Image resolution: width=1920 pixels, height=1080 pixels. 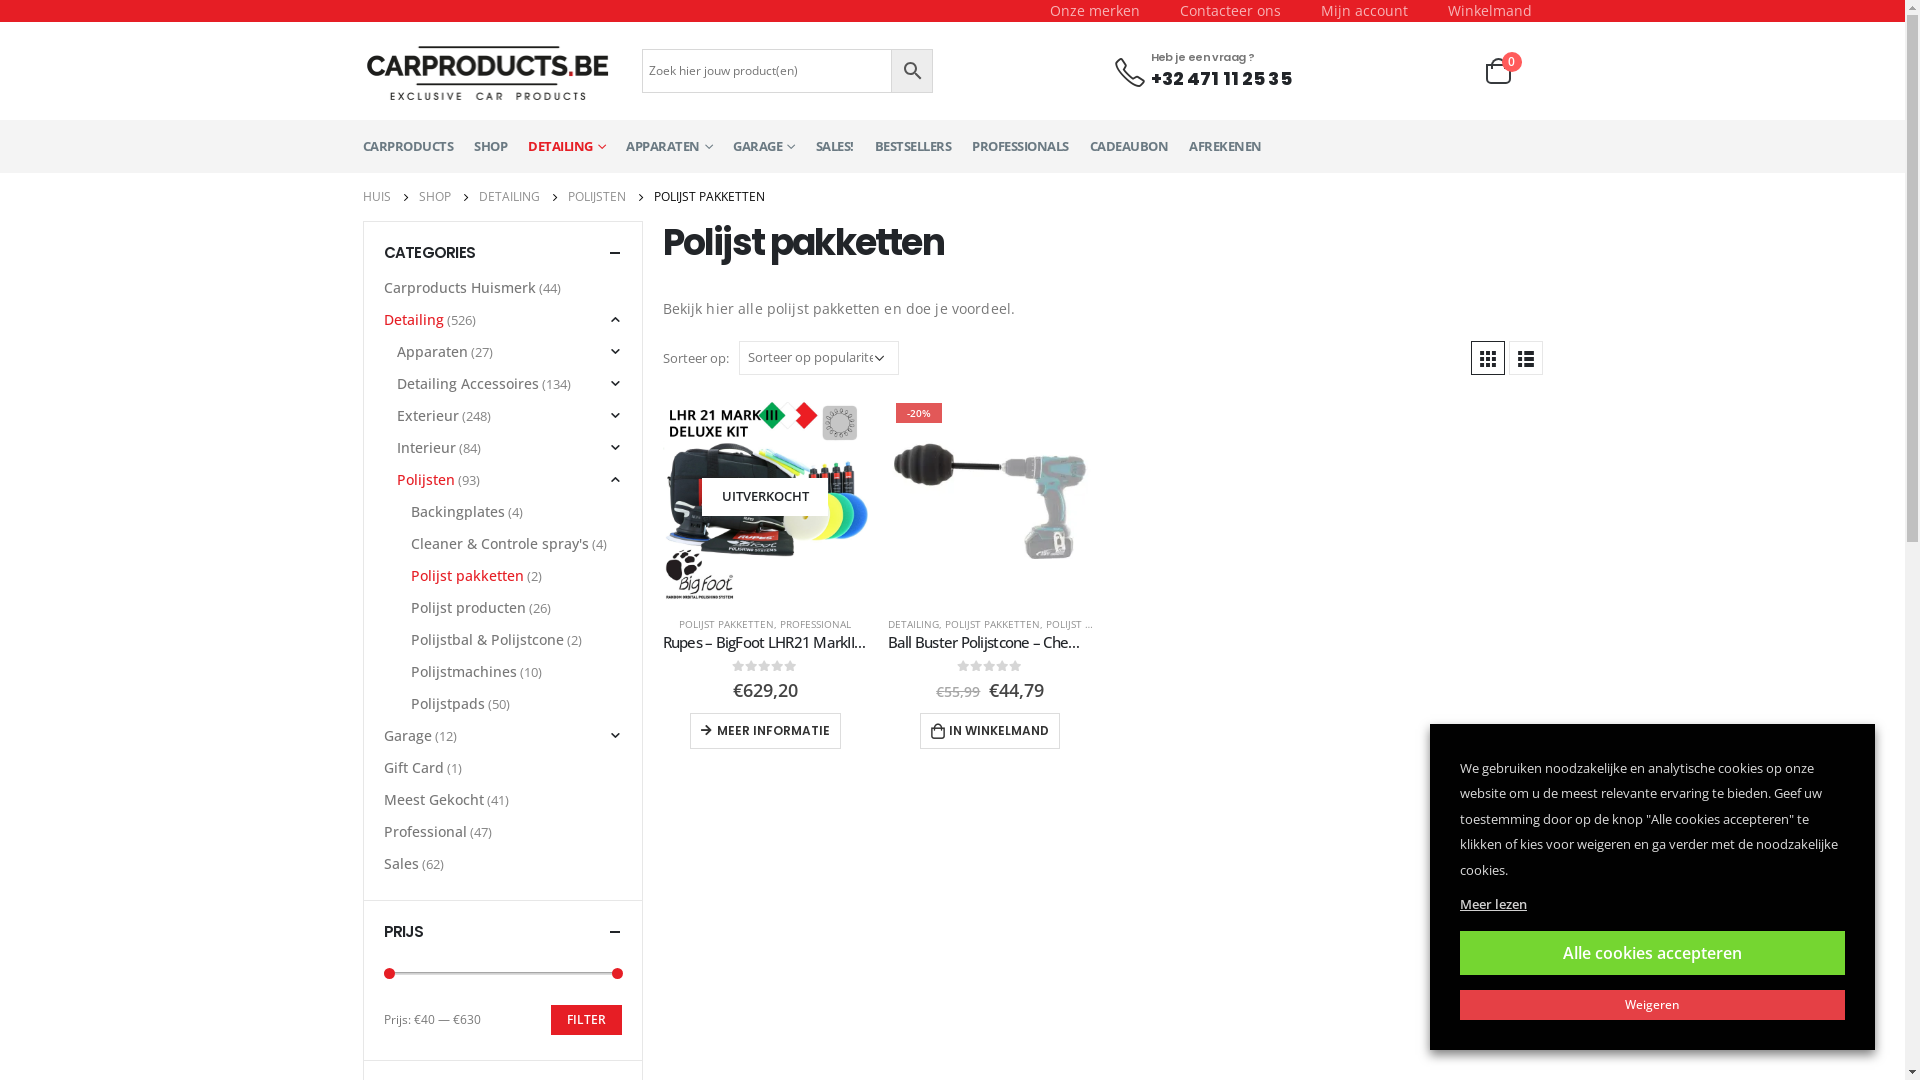 I want to click on 'Backingplates', so click(x=456, y=511).